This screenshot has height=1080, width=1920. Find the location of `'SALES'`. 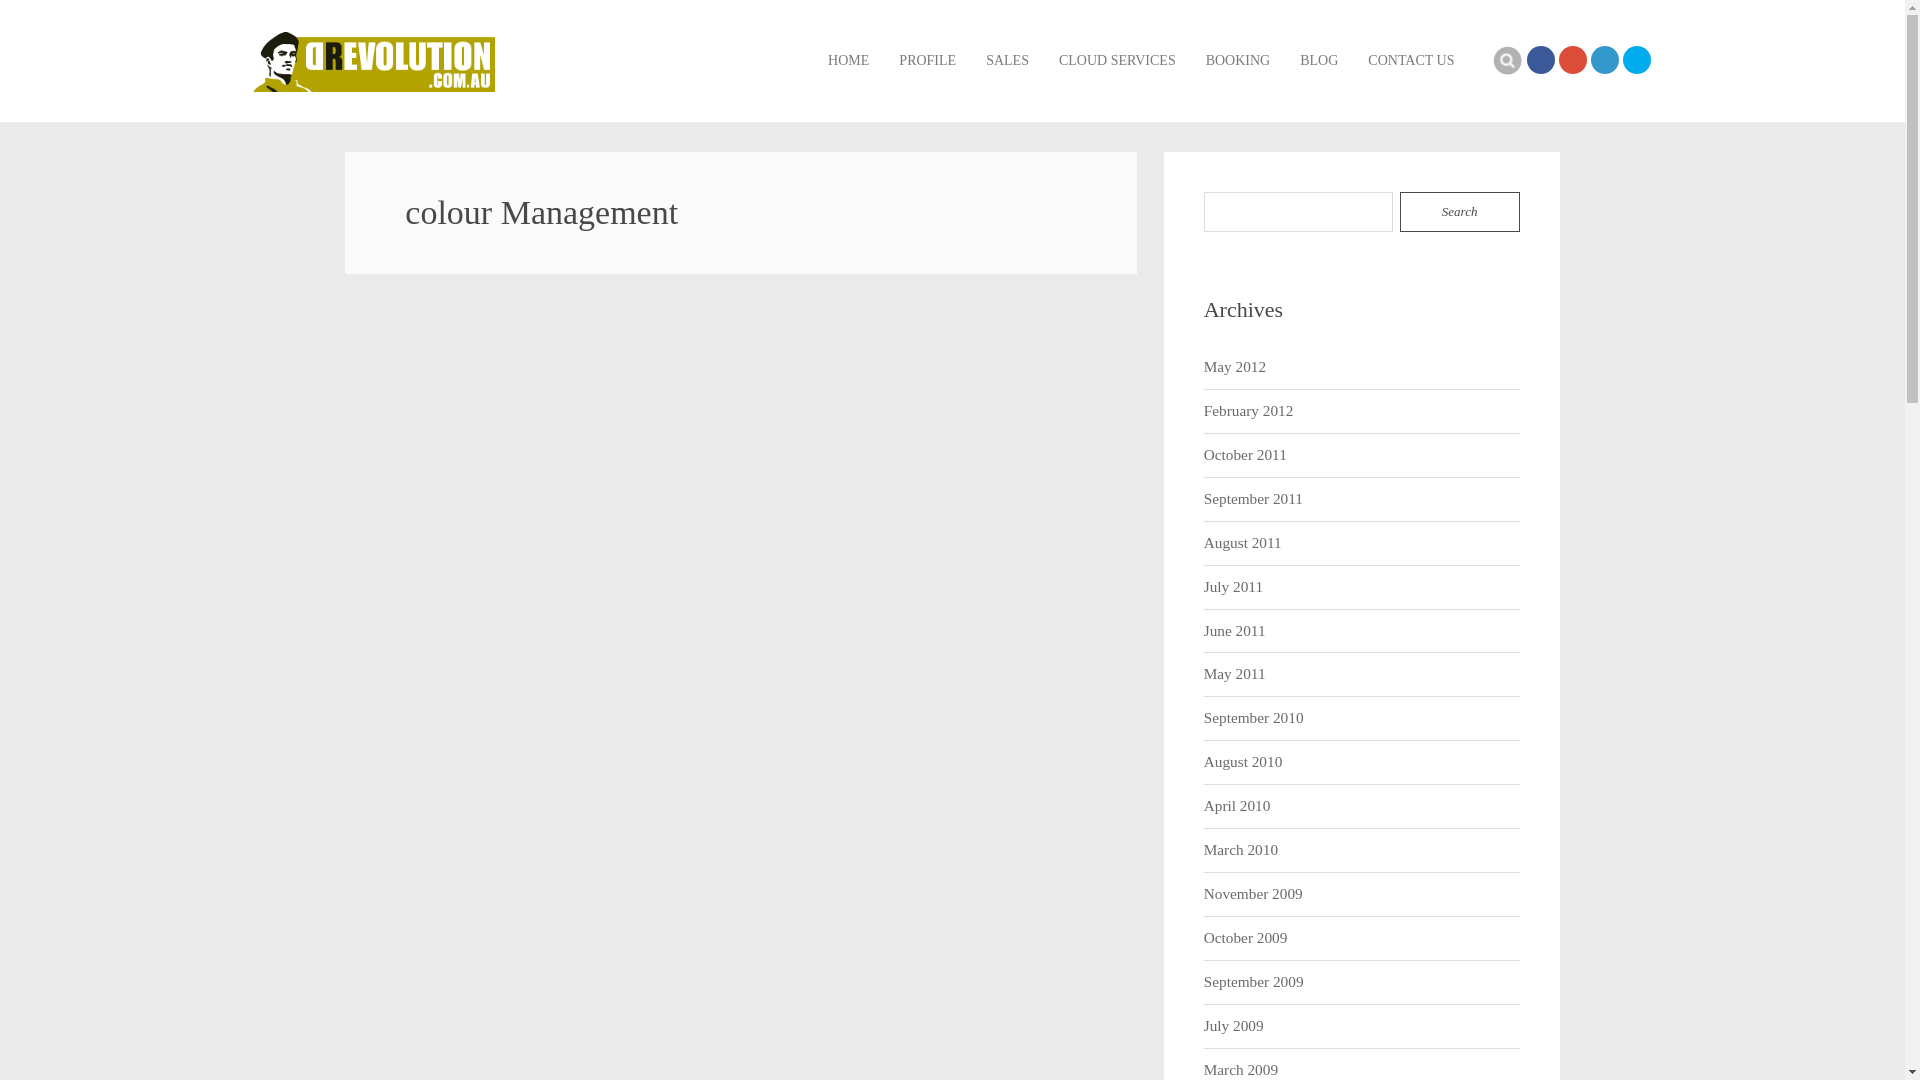

'SALES' is located at coordinates (1007, 60).